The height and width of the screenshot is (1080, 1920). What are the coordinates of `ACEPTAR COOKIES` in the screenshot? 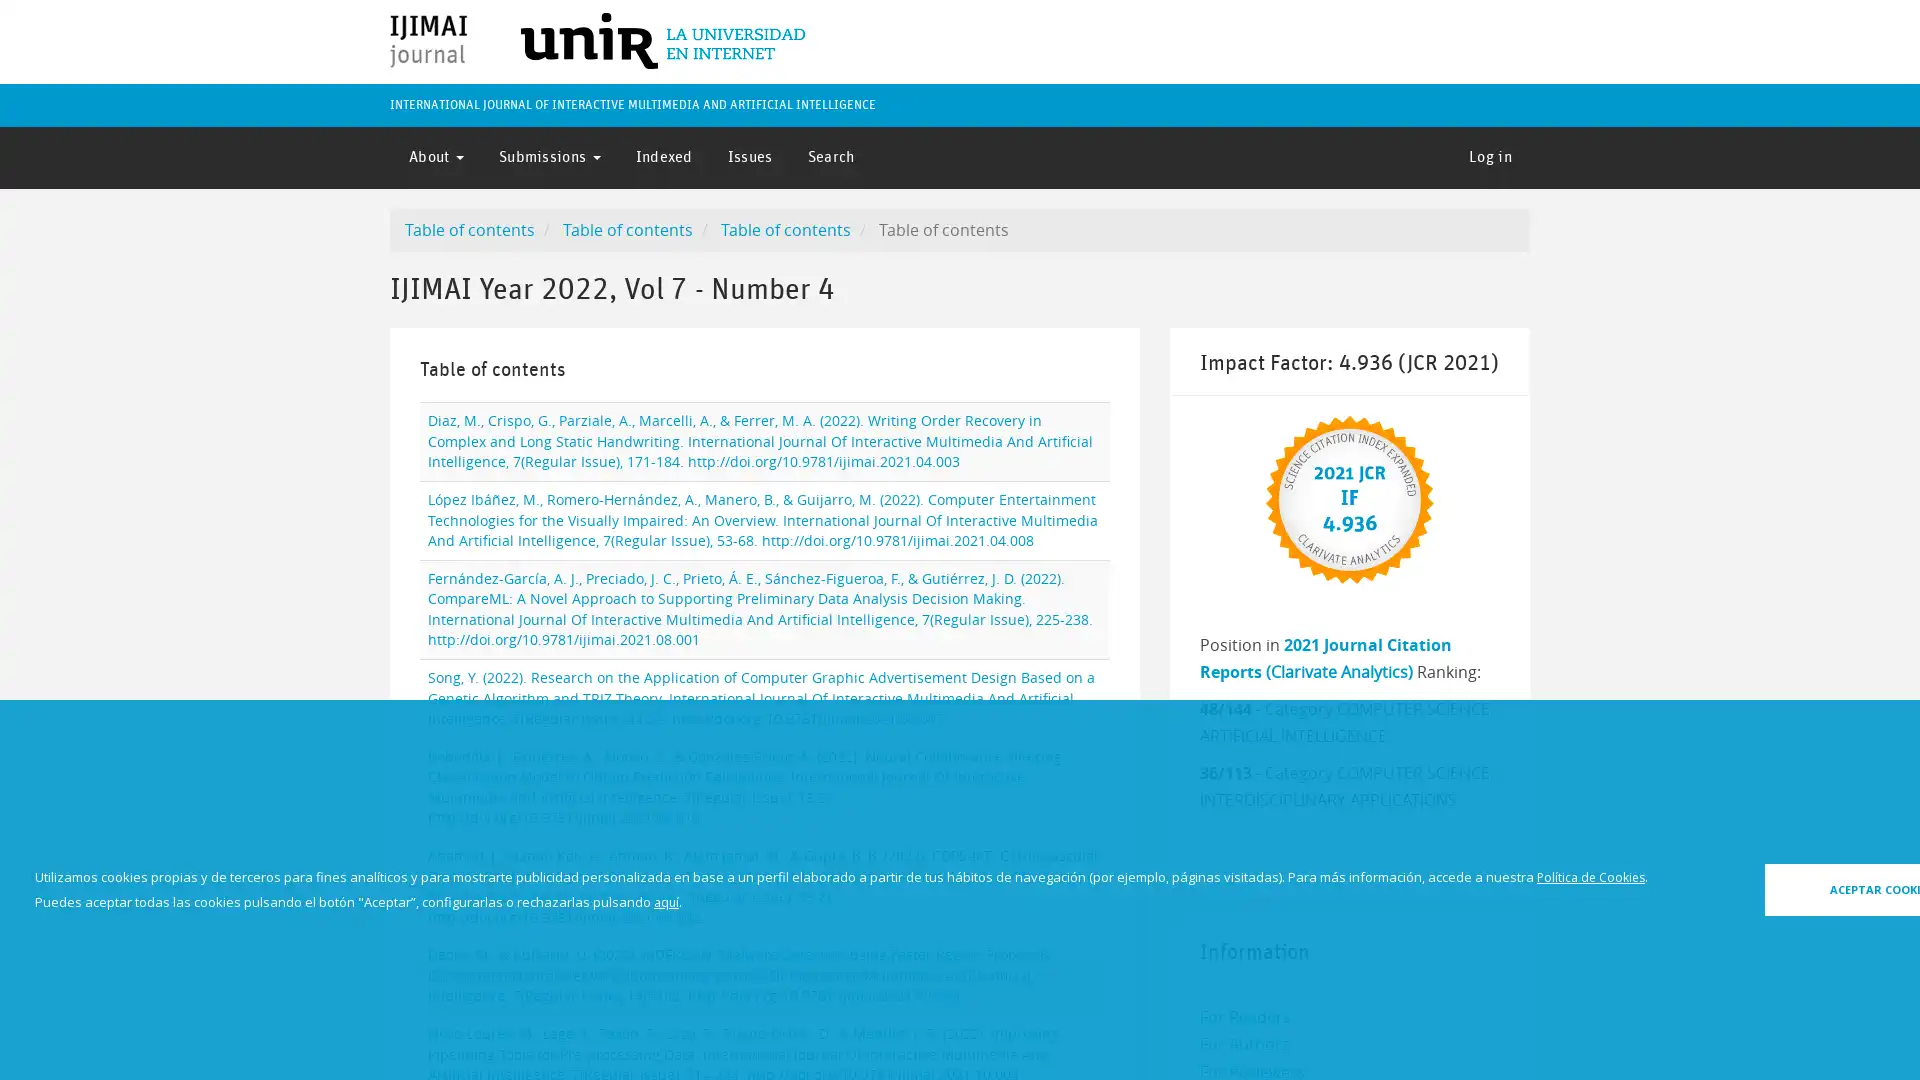 It's located at (1767, 888).